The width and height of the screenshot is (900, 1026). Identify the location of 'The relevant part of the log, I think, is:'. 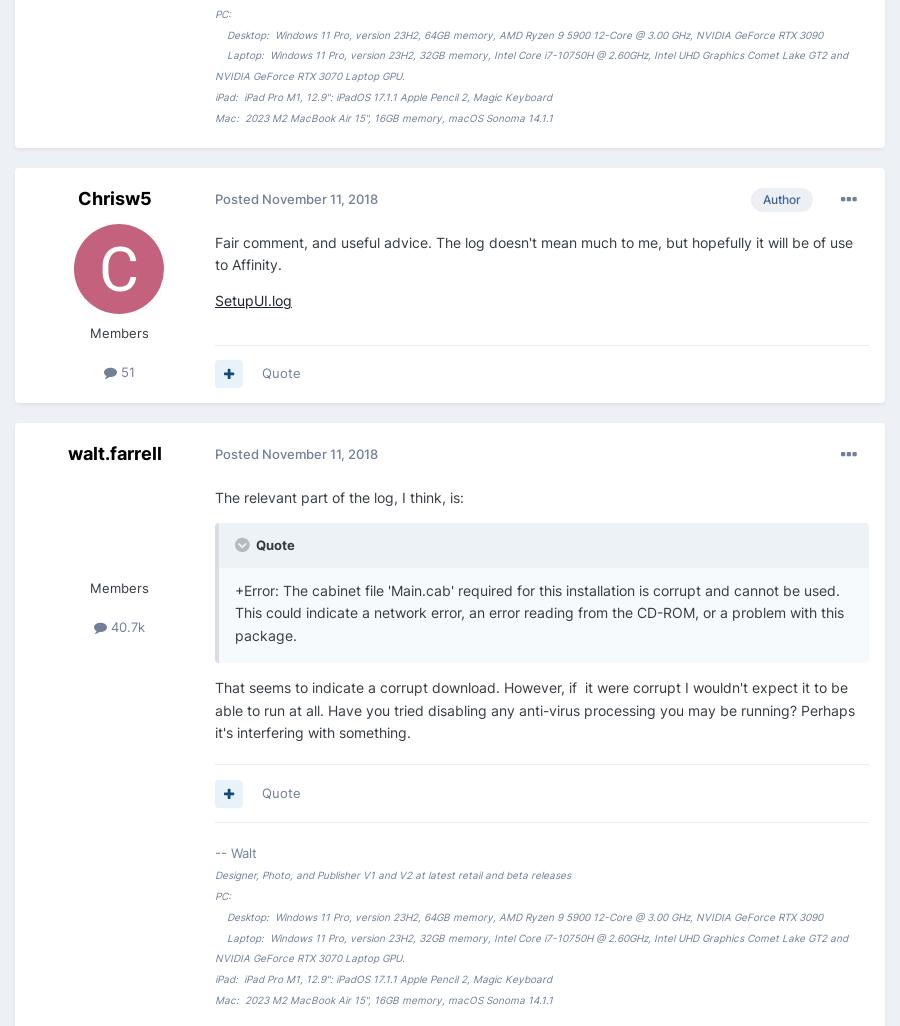
(339, 495).